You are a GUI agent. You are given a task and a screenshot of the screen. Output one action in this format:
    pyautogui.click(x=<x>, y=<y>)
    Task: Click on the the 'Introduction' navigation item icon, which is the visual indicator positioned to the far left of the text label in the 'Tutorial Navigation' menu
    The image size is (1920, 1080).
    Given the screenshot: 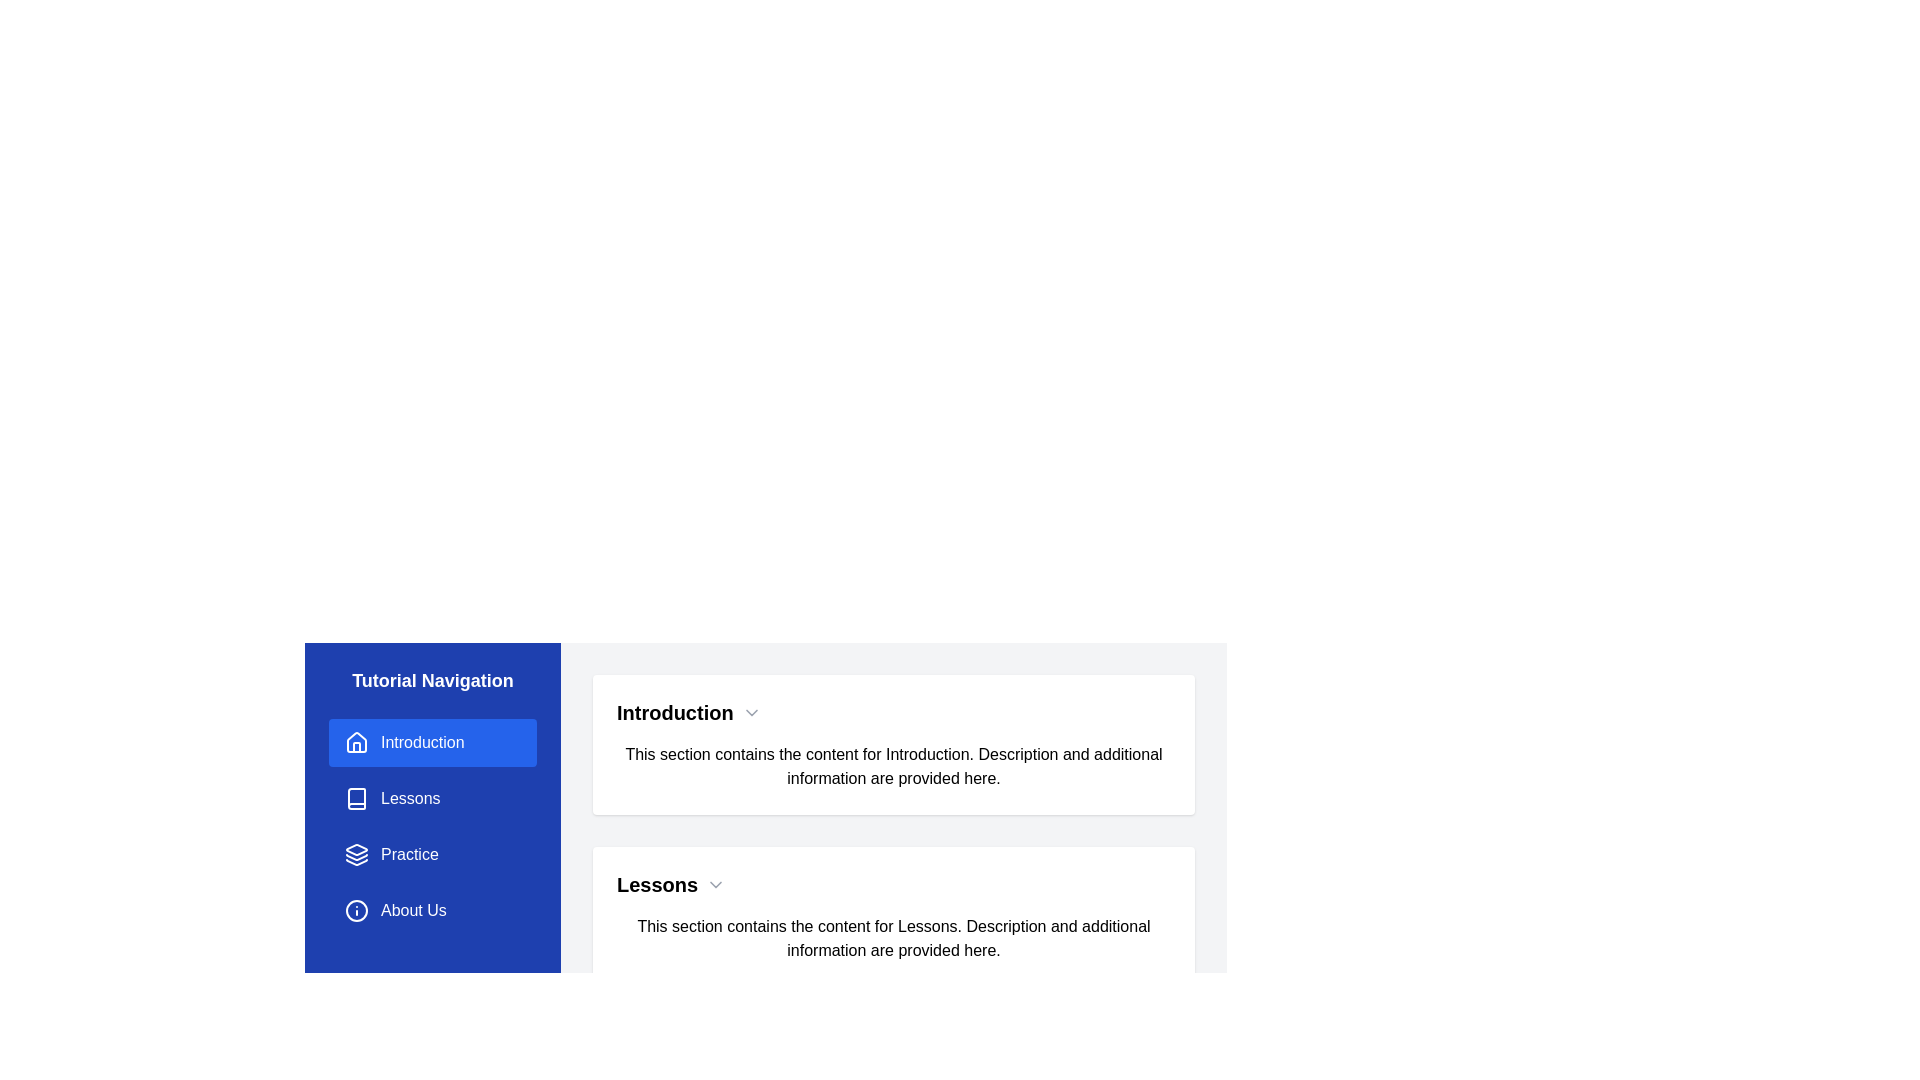 What is the action you would take?
    pyautogui.click(x=356, y=743)
    